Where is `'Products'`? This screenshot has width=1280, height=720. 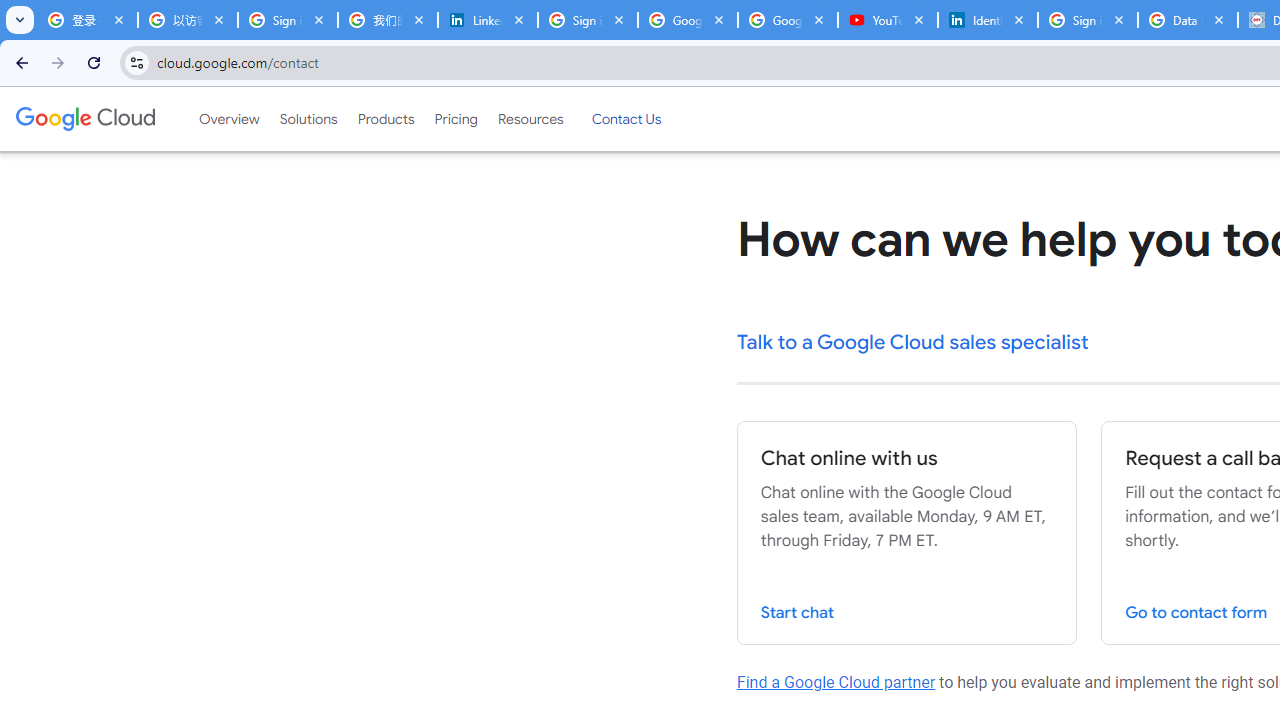
'Products' is located at coordinates (385, 119).